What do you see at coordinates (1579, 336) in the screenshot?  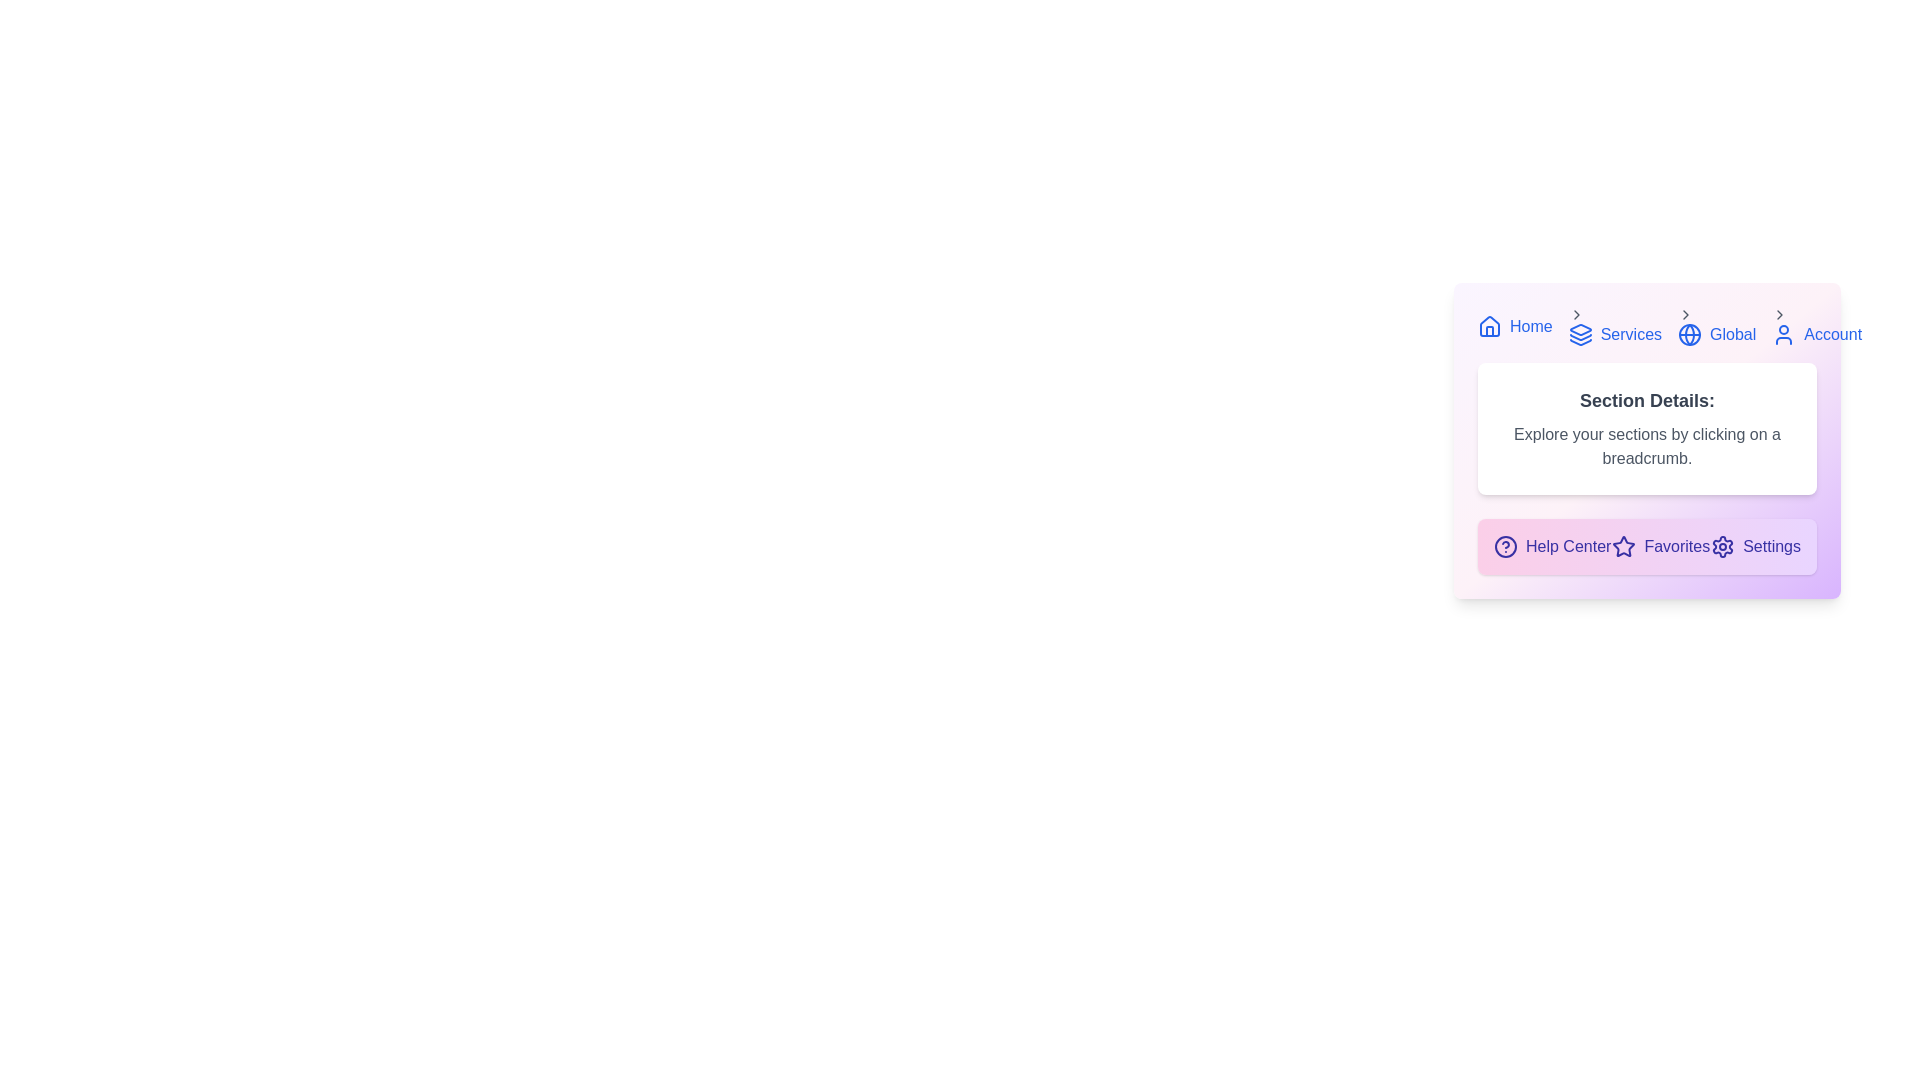 I see `the middle section of the three-layer triangular icon in the breadcrumb navigation bar` at bounding box center [1579, 336].